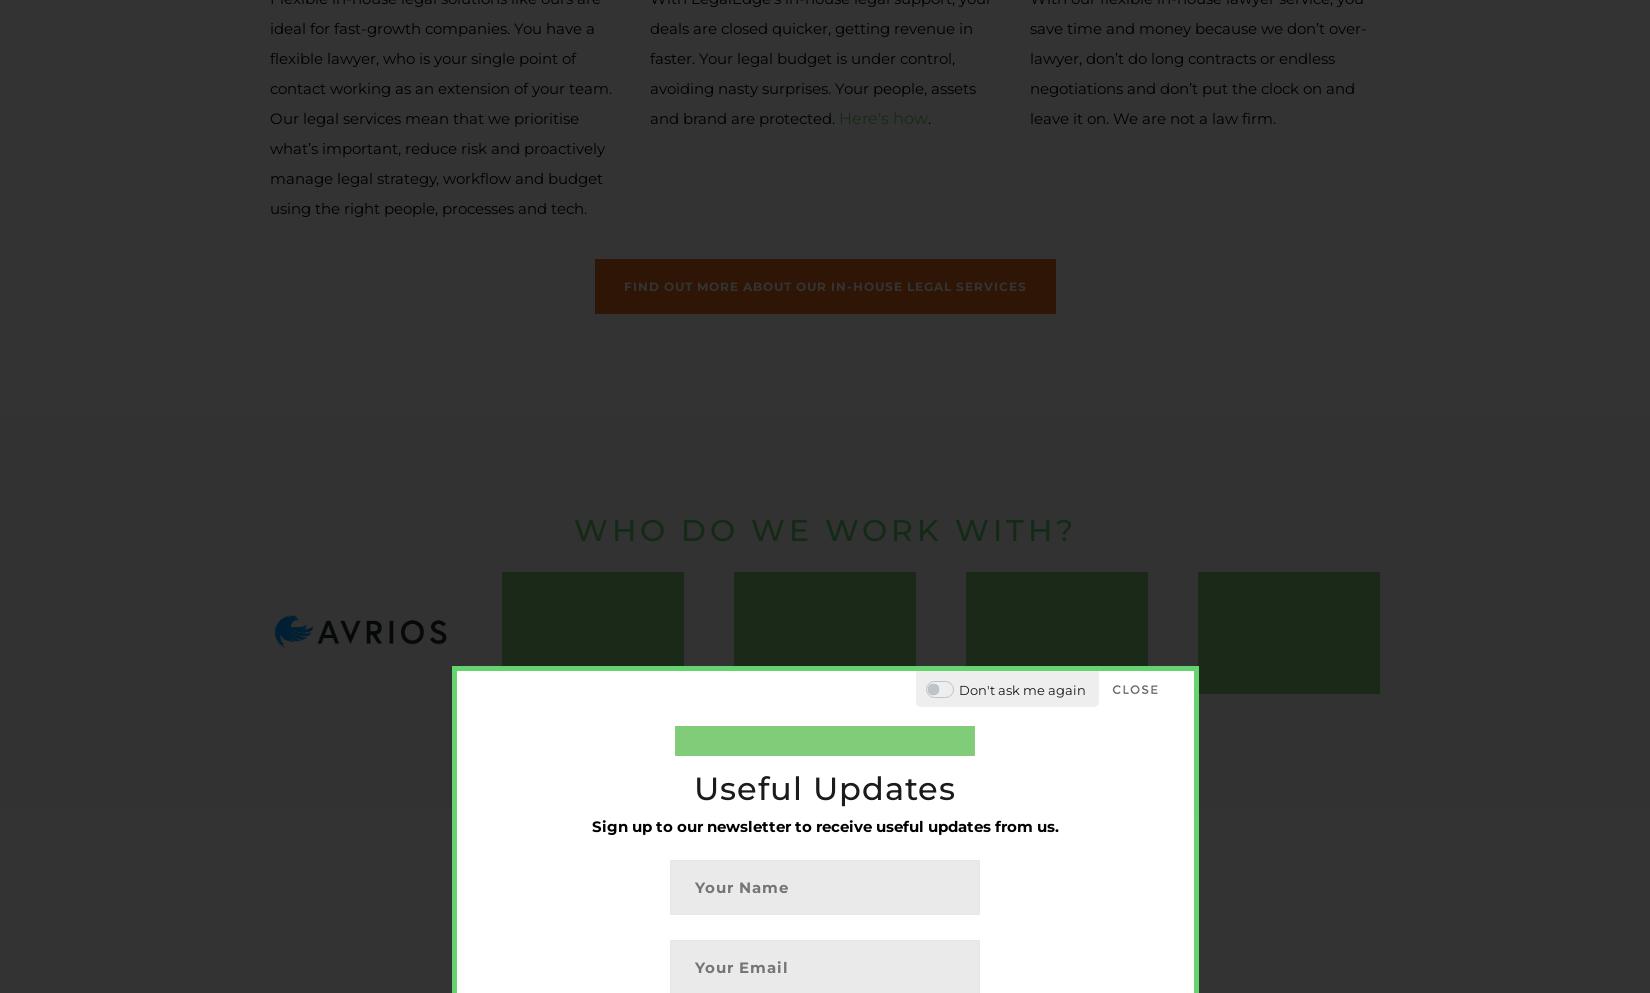 The height and width of the screenshot is (993, 1650). I want to click on 'COO/CFO -', so click(1572, 279).